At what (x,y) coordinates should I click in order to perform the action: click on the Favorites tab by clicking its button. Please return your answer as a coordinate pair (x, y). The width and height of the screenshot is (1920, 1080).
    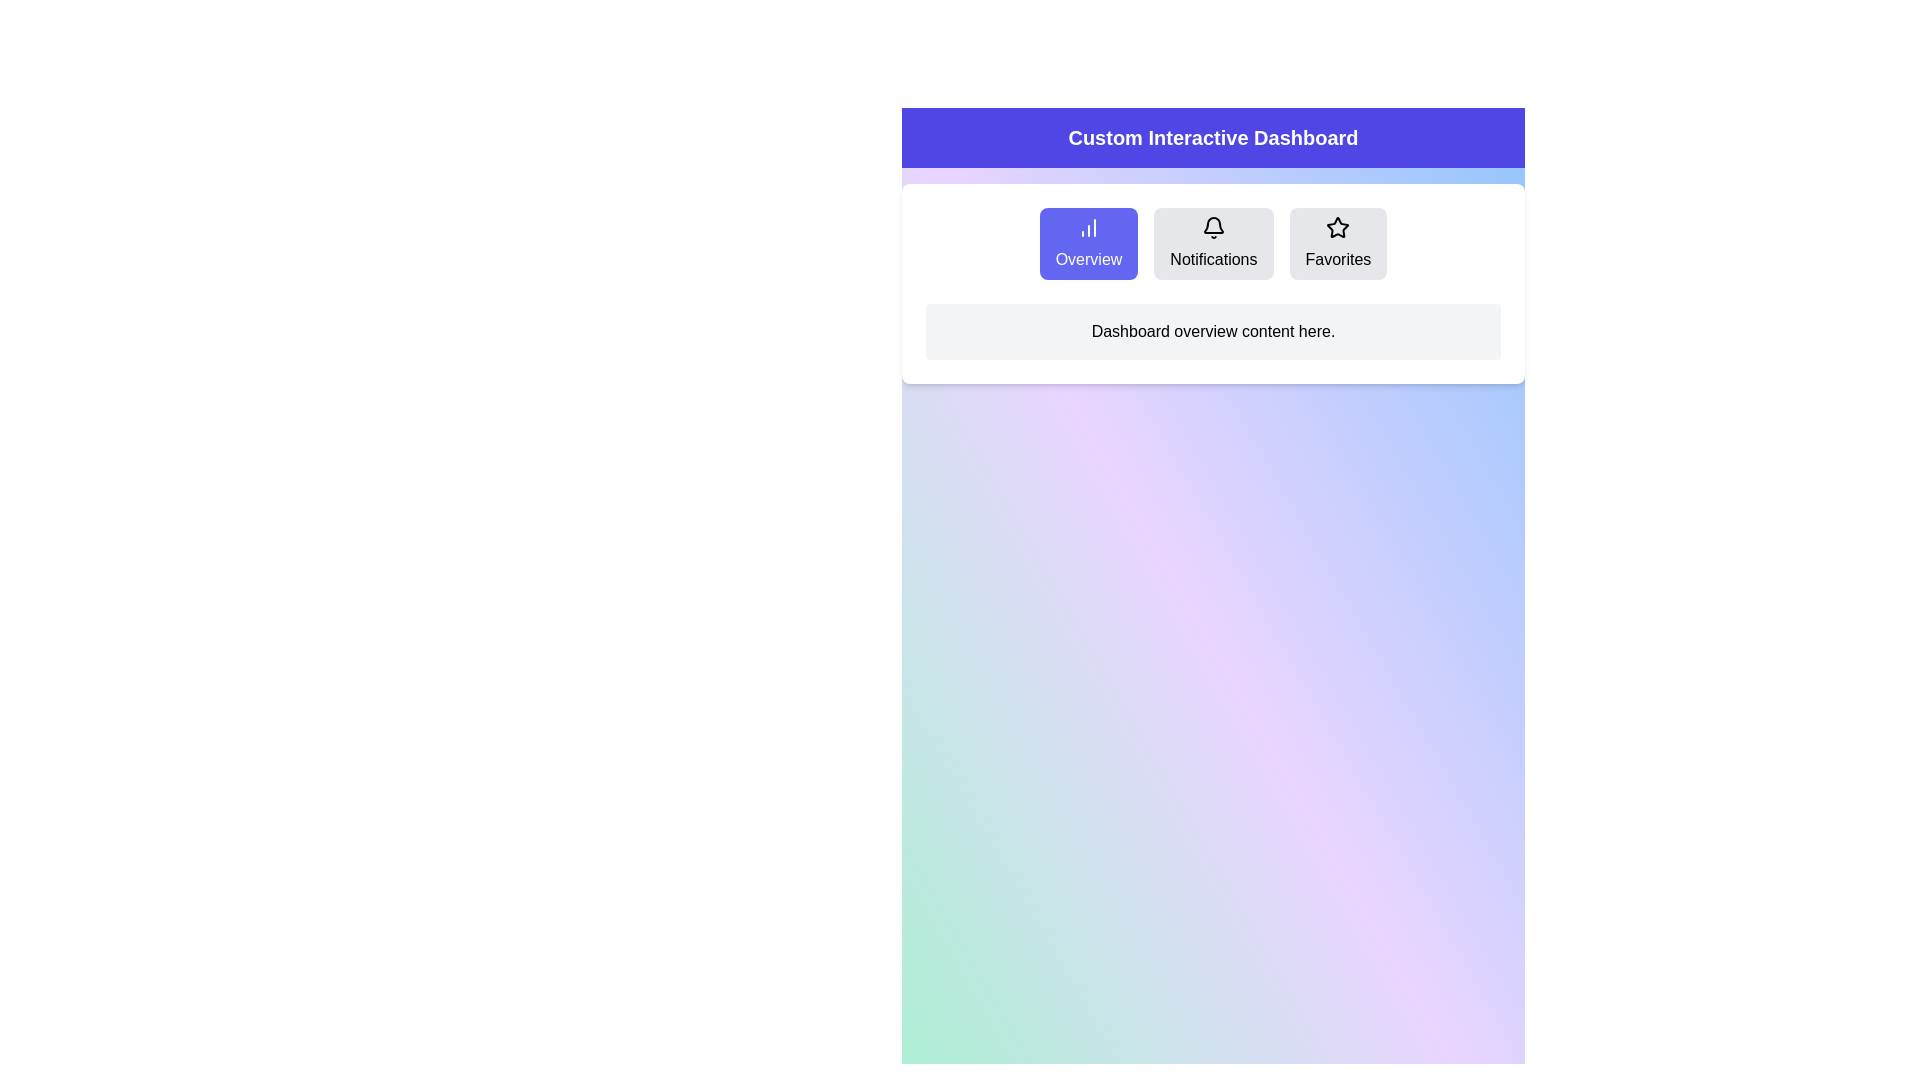
    Looking at the image, I should click on (1338, 242).